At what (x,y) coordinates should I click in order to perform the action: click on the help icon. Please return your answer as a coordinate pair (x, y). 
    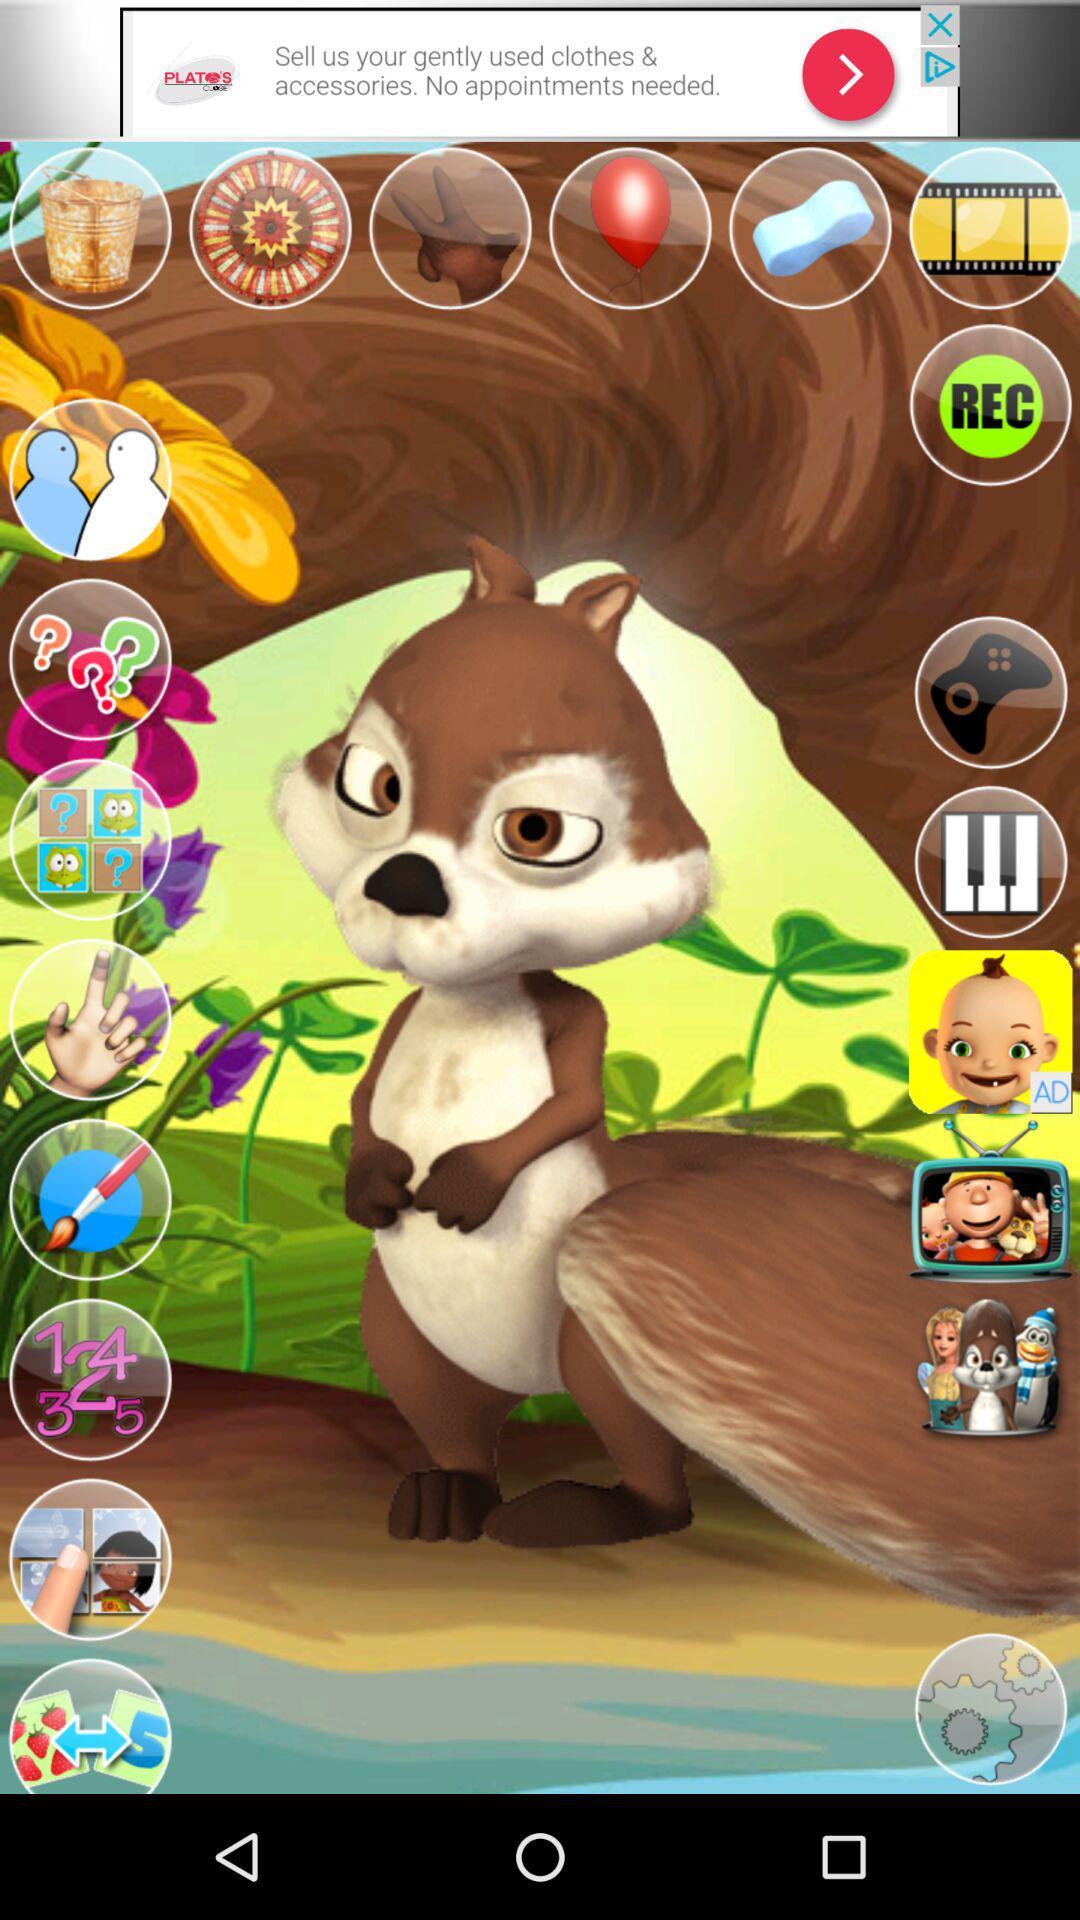
    Looking at the image, I should click on (88, 706).